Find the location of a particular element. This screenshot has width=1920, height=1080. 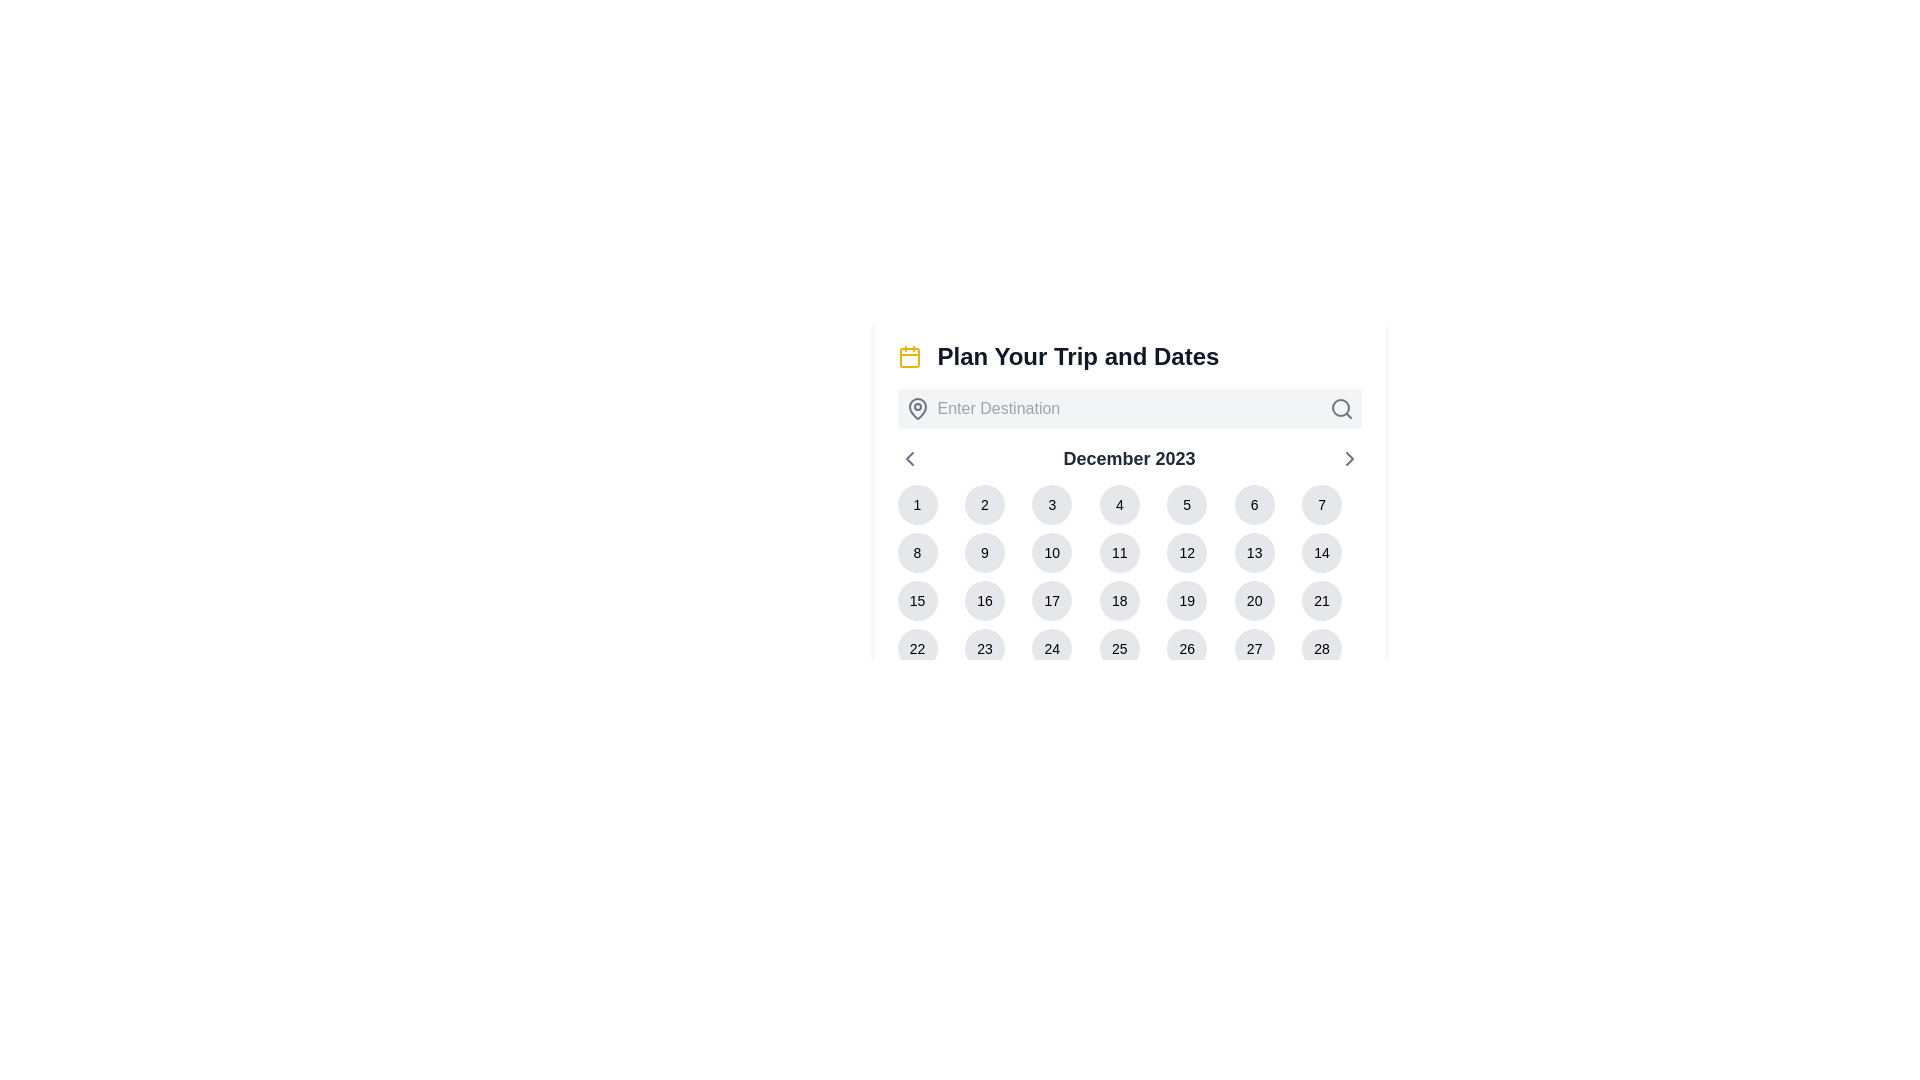

the map pin icon, which is styled with a thin gray outline and is located to the left of the 'Enter Destination' text input field is located at coordinates (916, 407).